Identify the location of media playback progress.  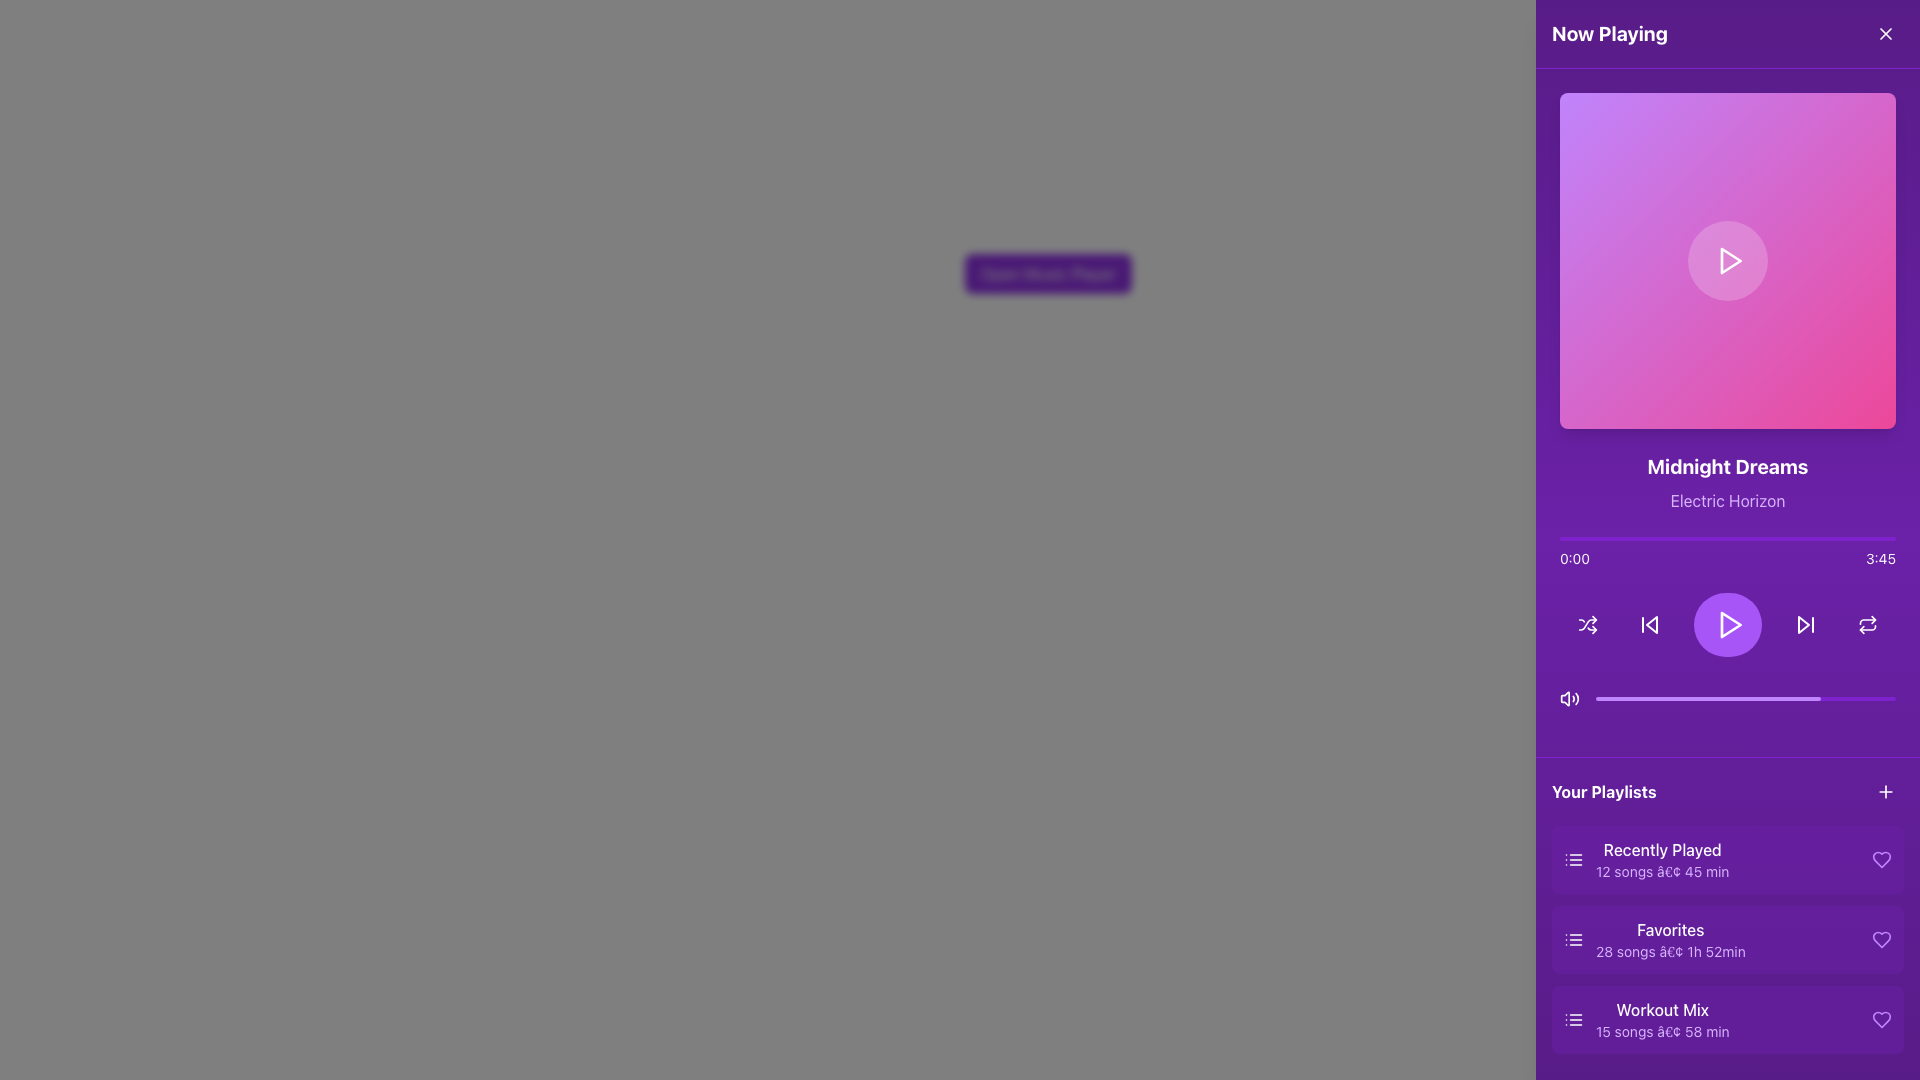
(1785, 697).